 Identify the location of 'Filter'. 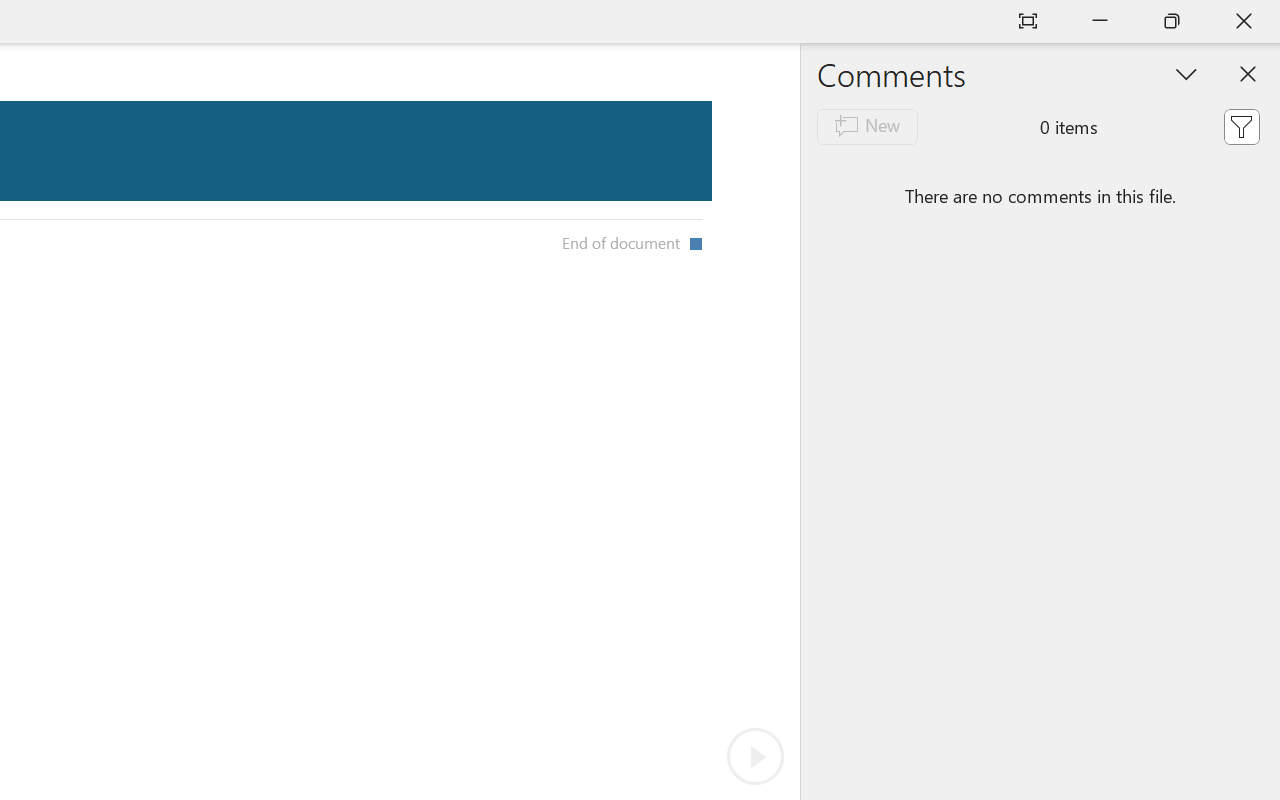
(1240, 125).